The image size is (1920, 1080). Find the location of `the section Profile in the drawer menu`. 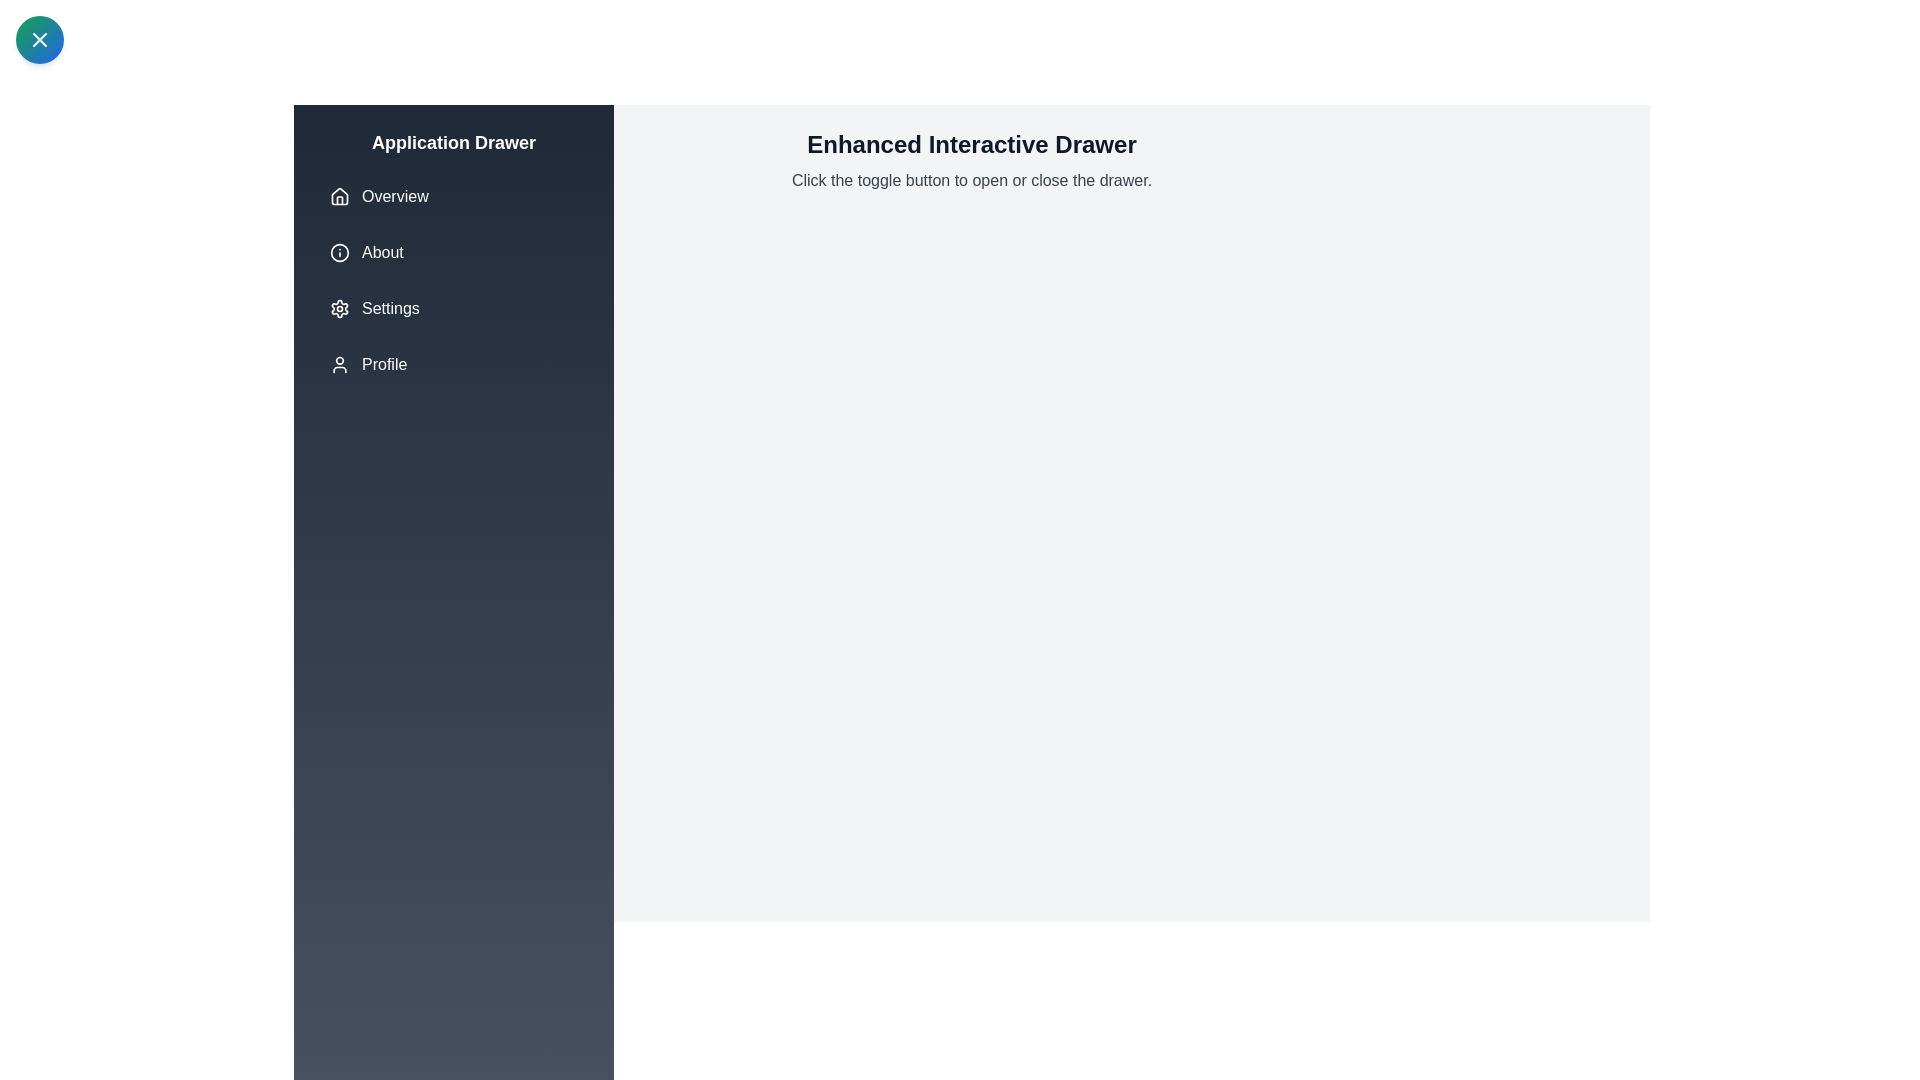

the section Profile in the drawer menu is located at coordinates (453, 365).